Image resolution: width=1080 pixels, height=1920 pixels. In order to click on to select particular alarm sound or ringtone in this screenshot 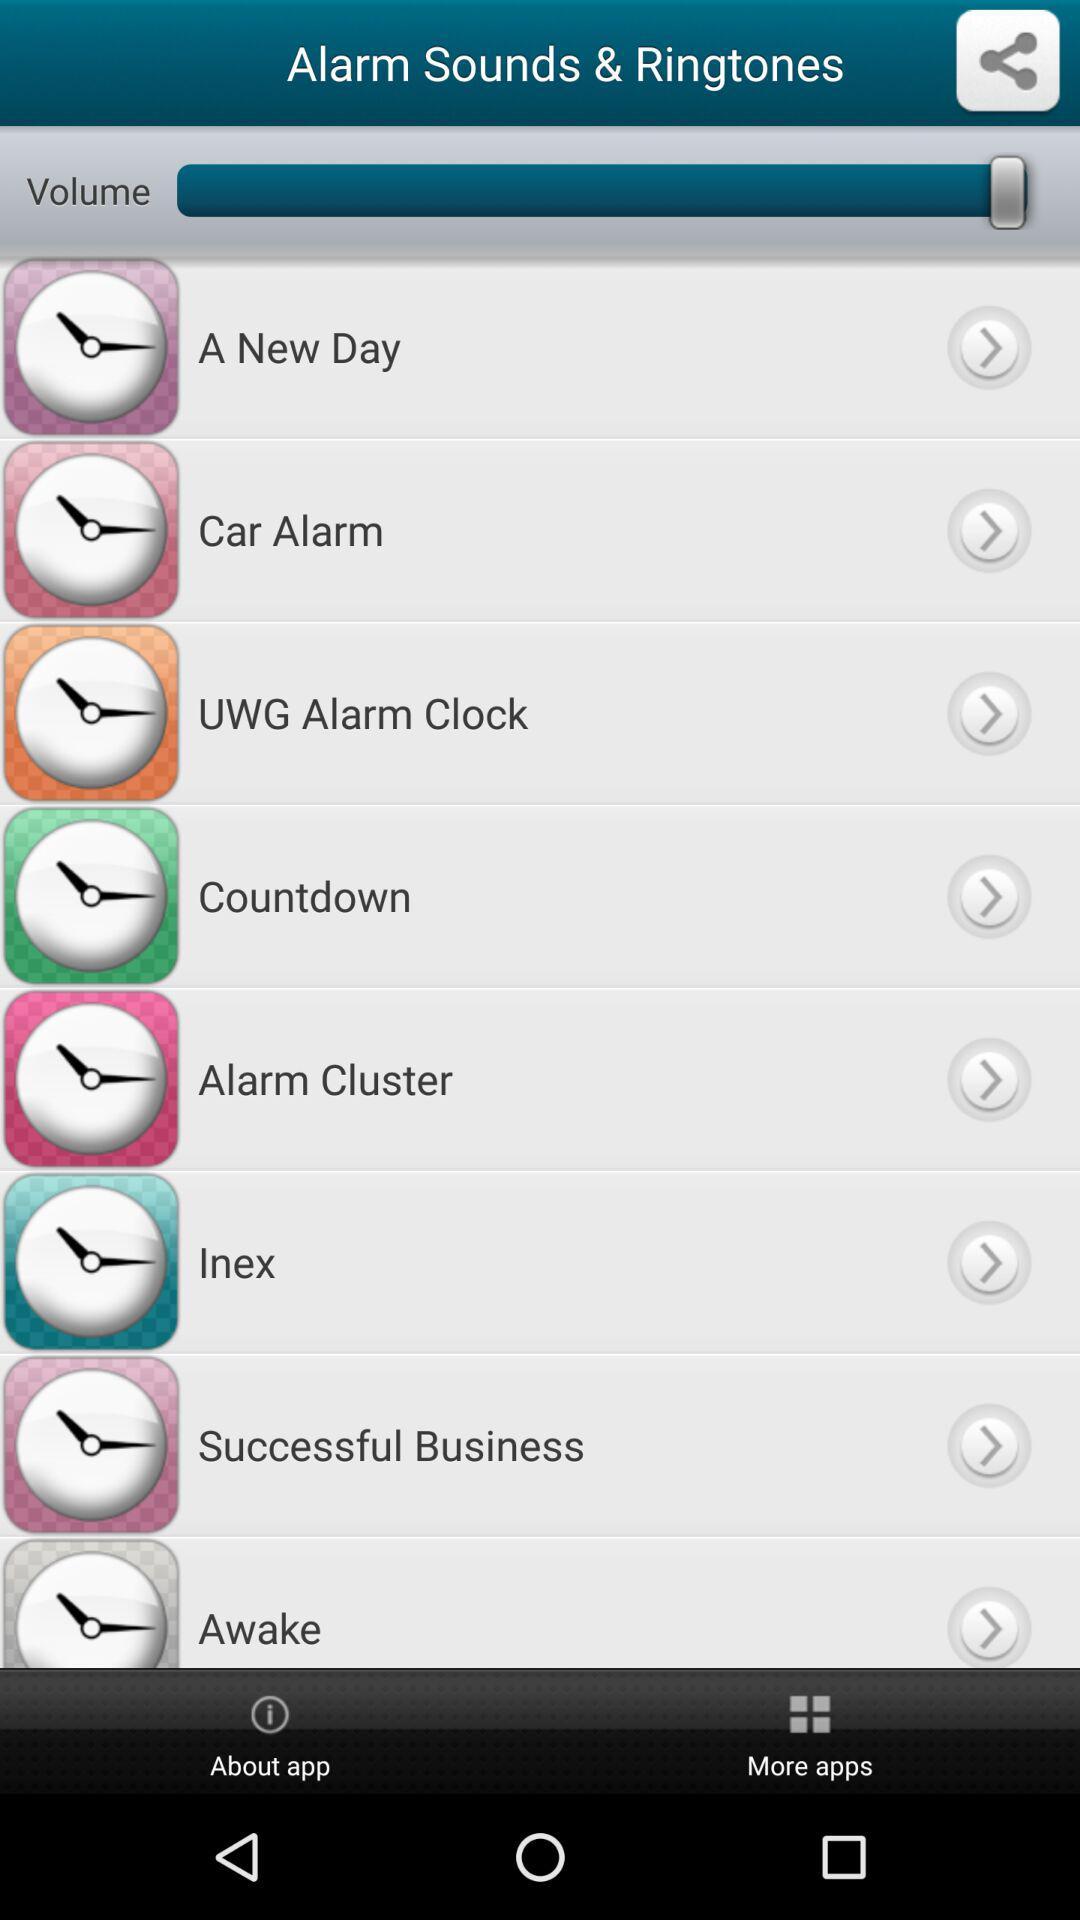, I will do `click(987, 894)`.